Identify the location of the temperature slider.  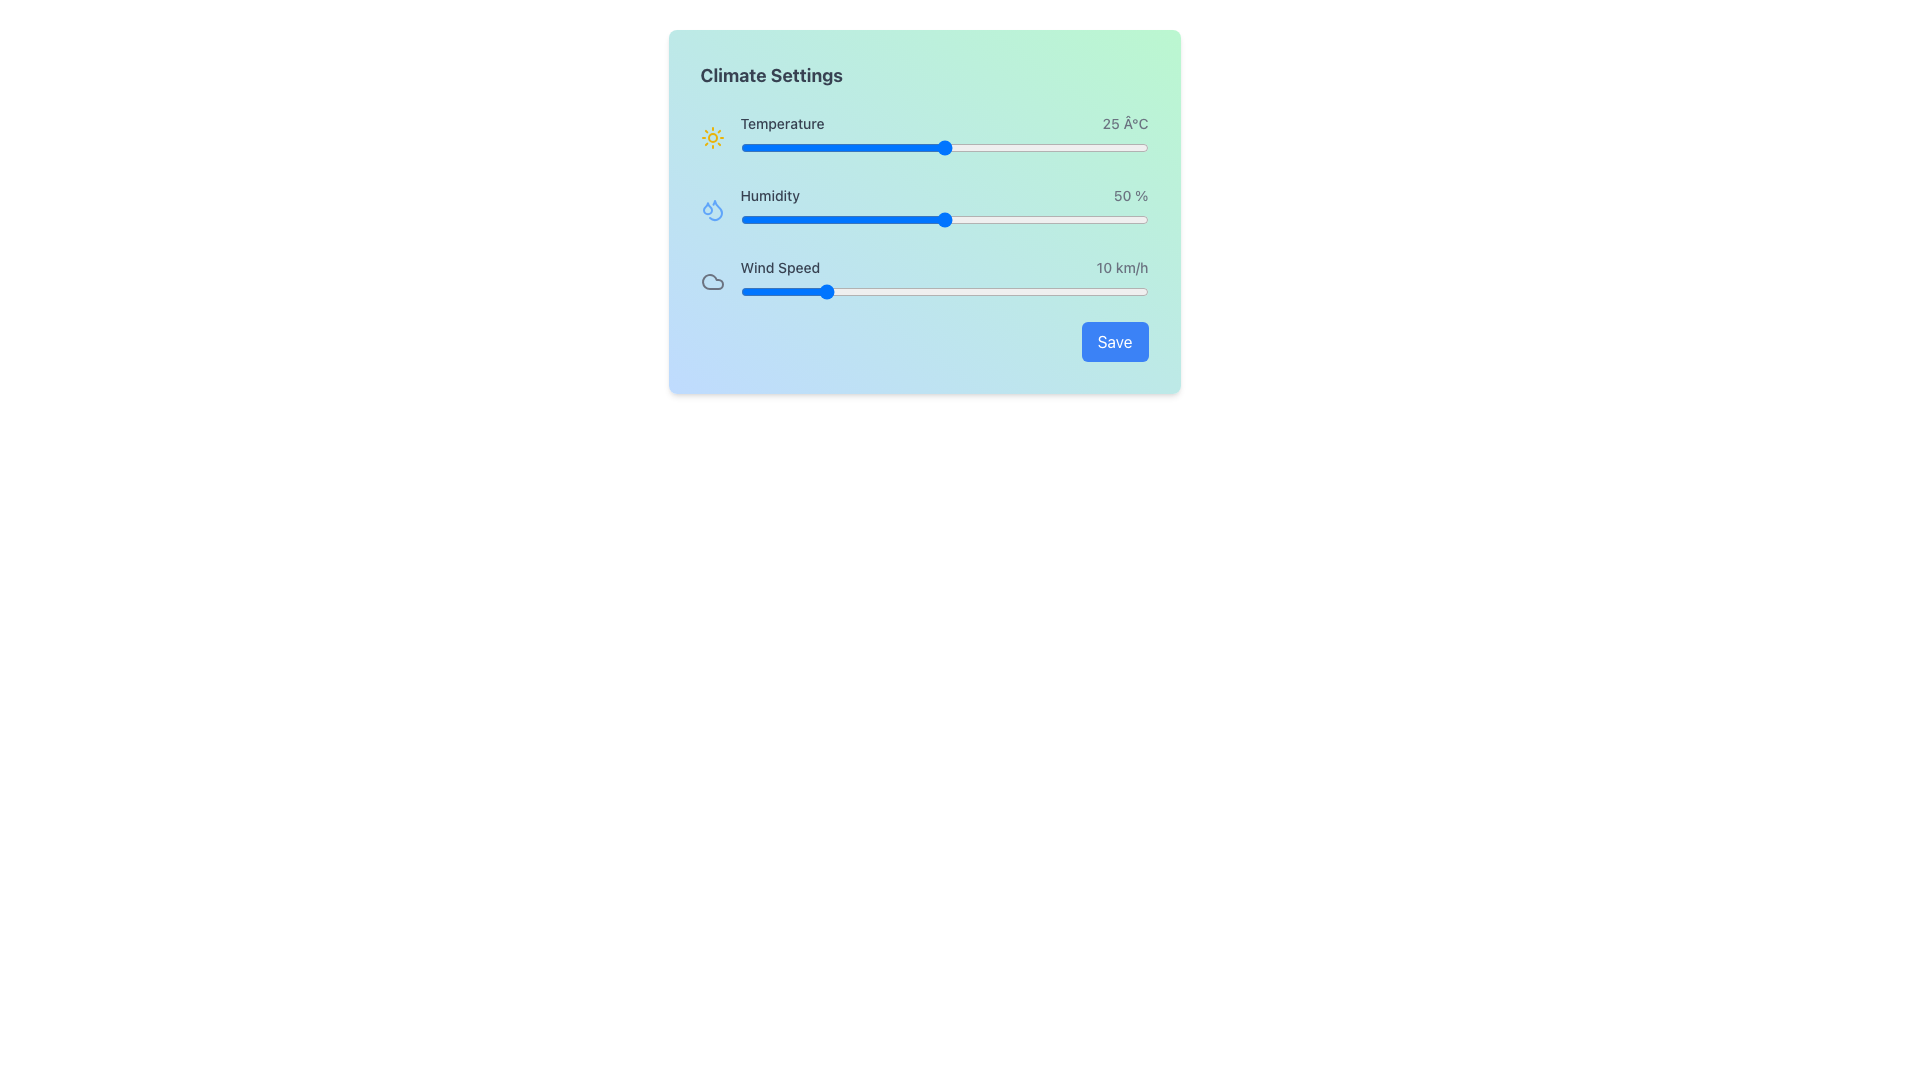
(960, 146).